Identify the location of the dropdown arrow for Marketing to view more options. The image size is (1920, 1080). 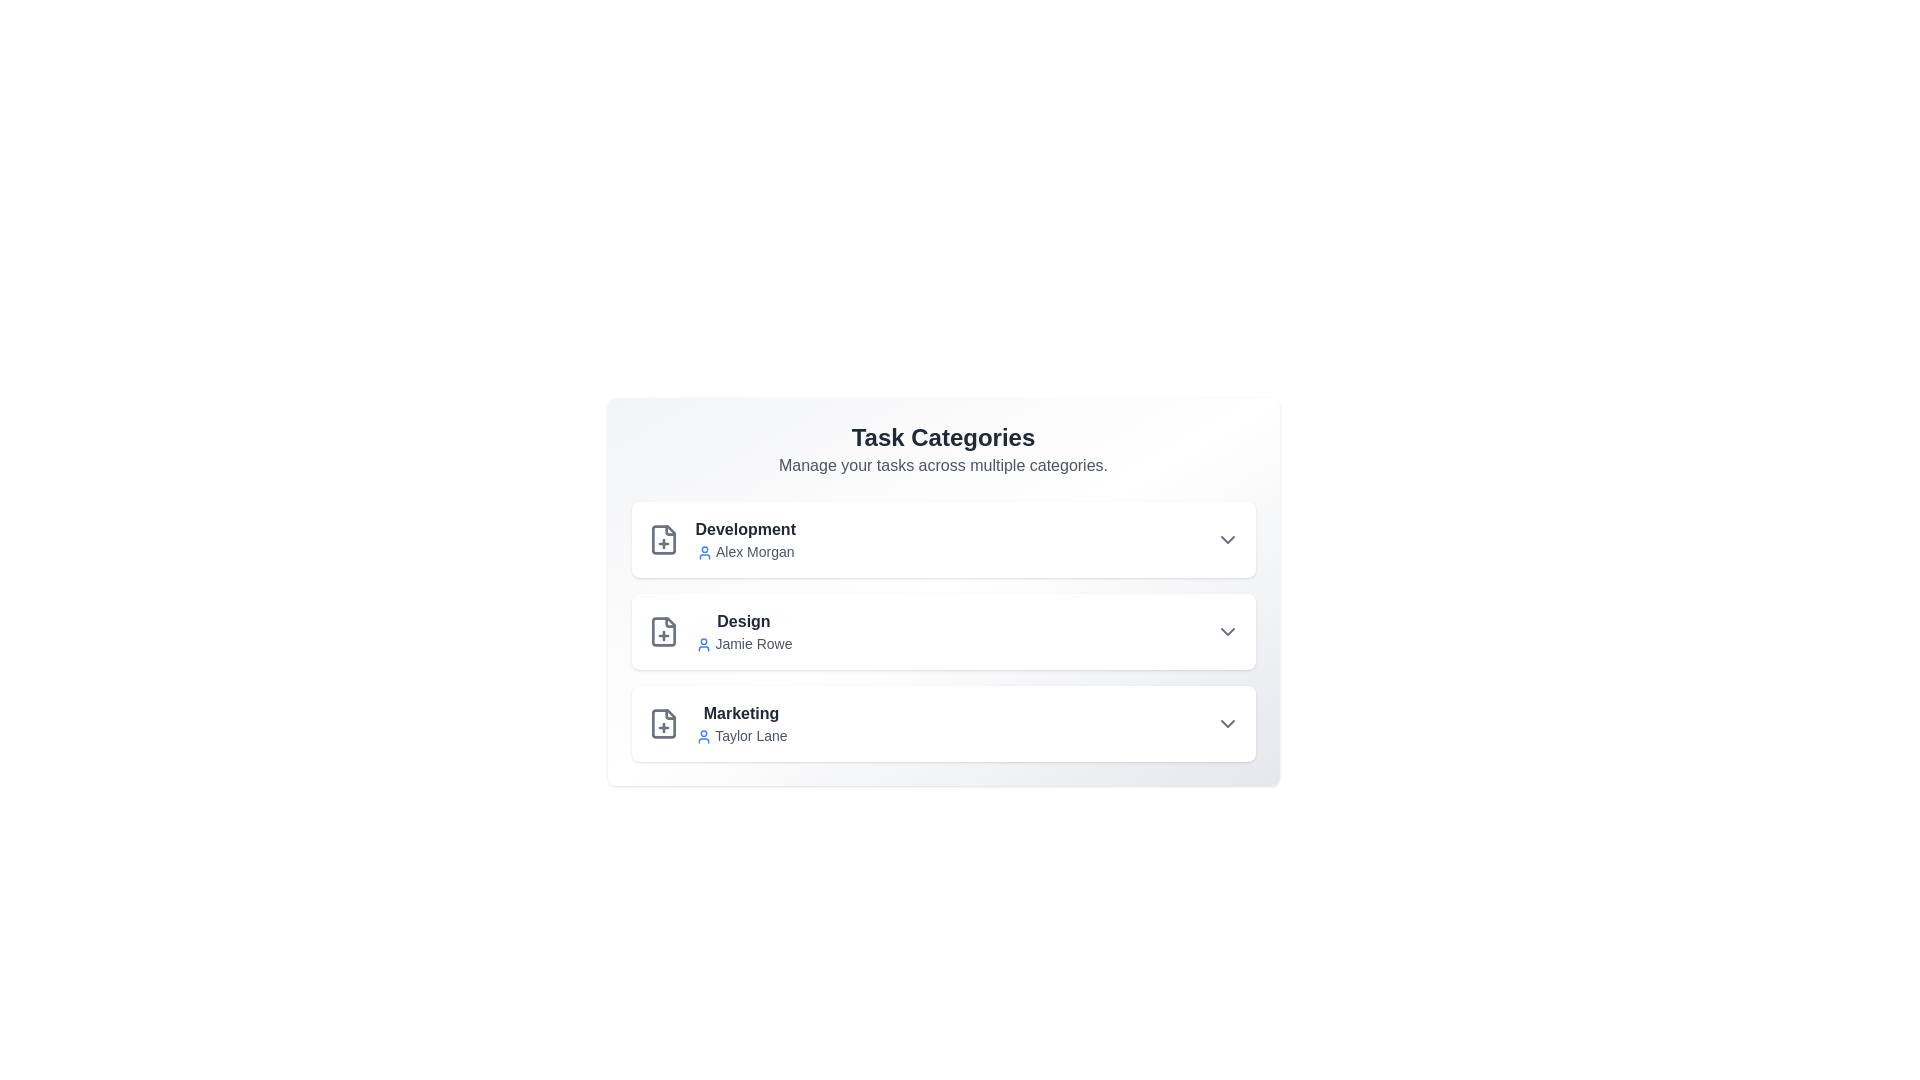
(1226, 724).